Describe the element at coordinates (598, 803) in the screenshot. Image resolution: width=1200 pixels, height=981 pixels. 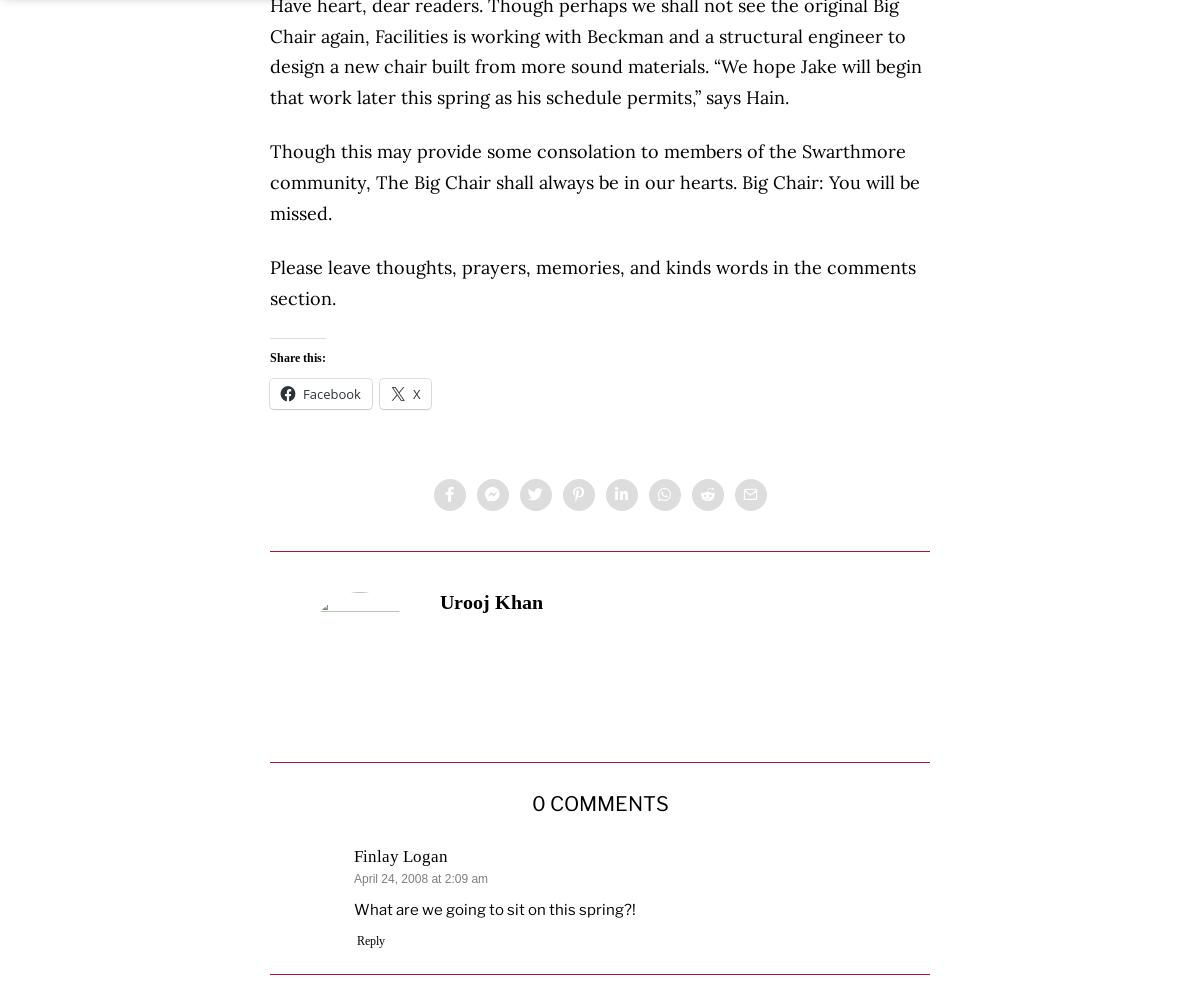
I see `'0 Comments'` at that location.